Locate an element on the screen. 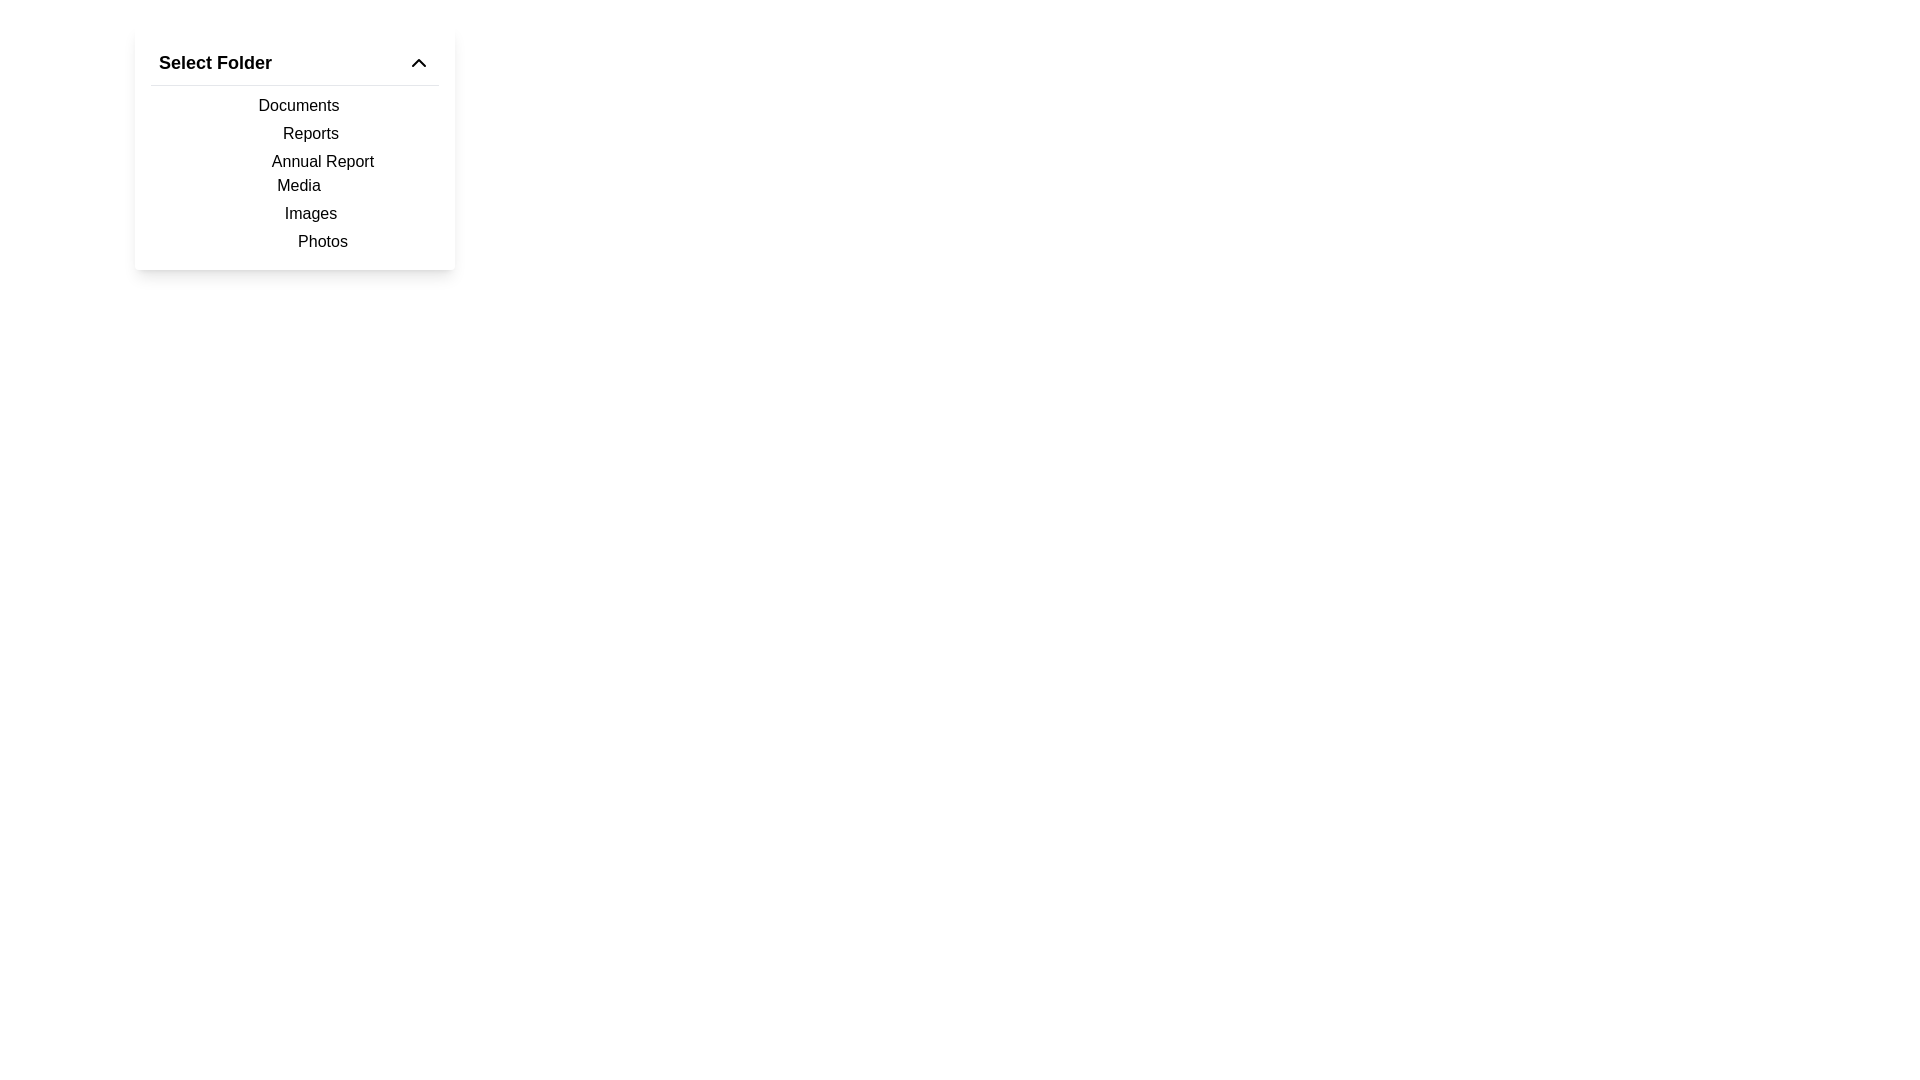 The height and width of the screenshot is (1080, 1920). the text label that serves as a title for the dropdown menu is located at coordinates (215, 61).